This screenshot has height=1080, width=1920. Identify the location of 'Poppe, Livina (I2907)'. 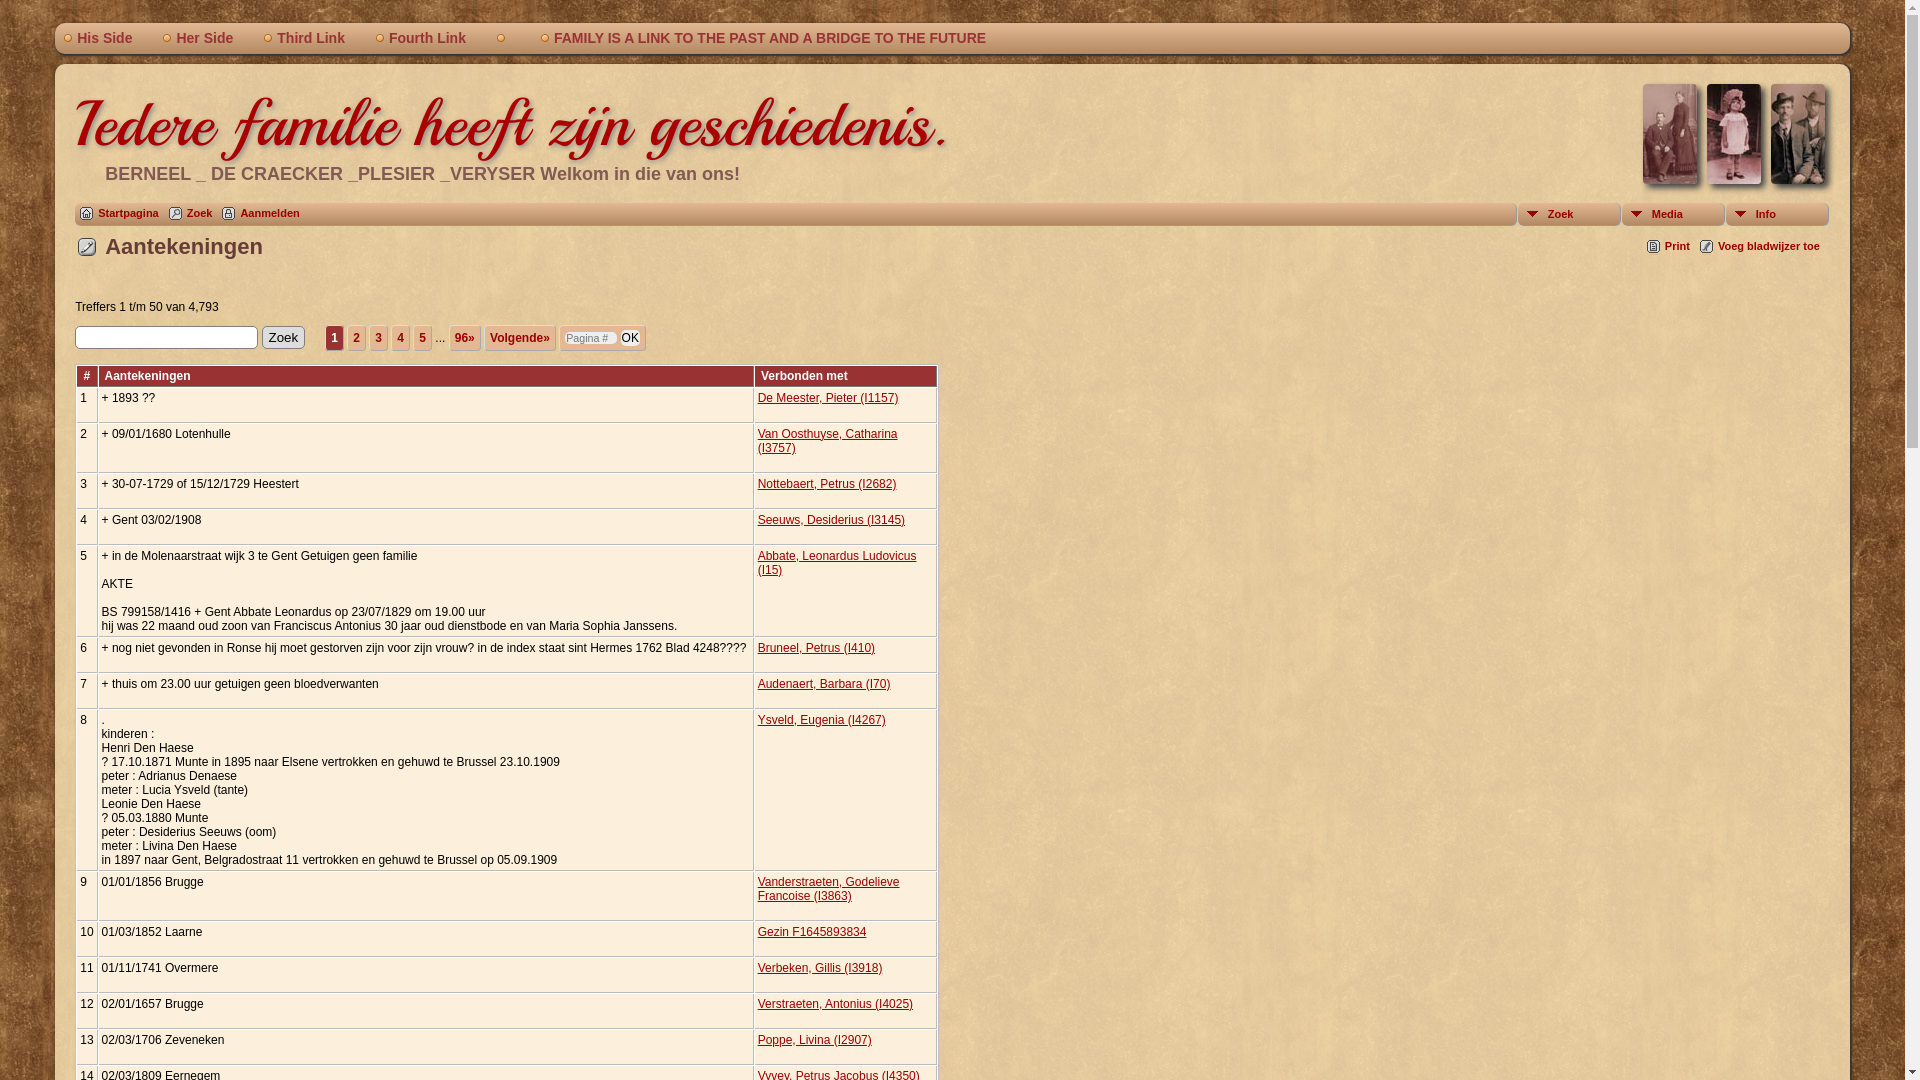
(815, 1039).